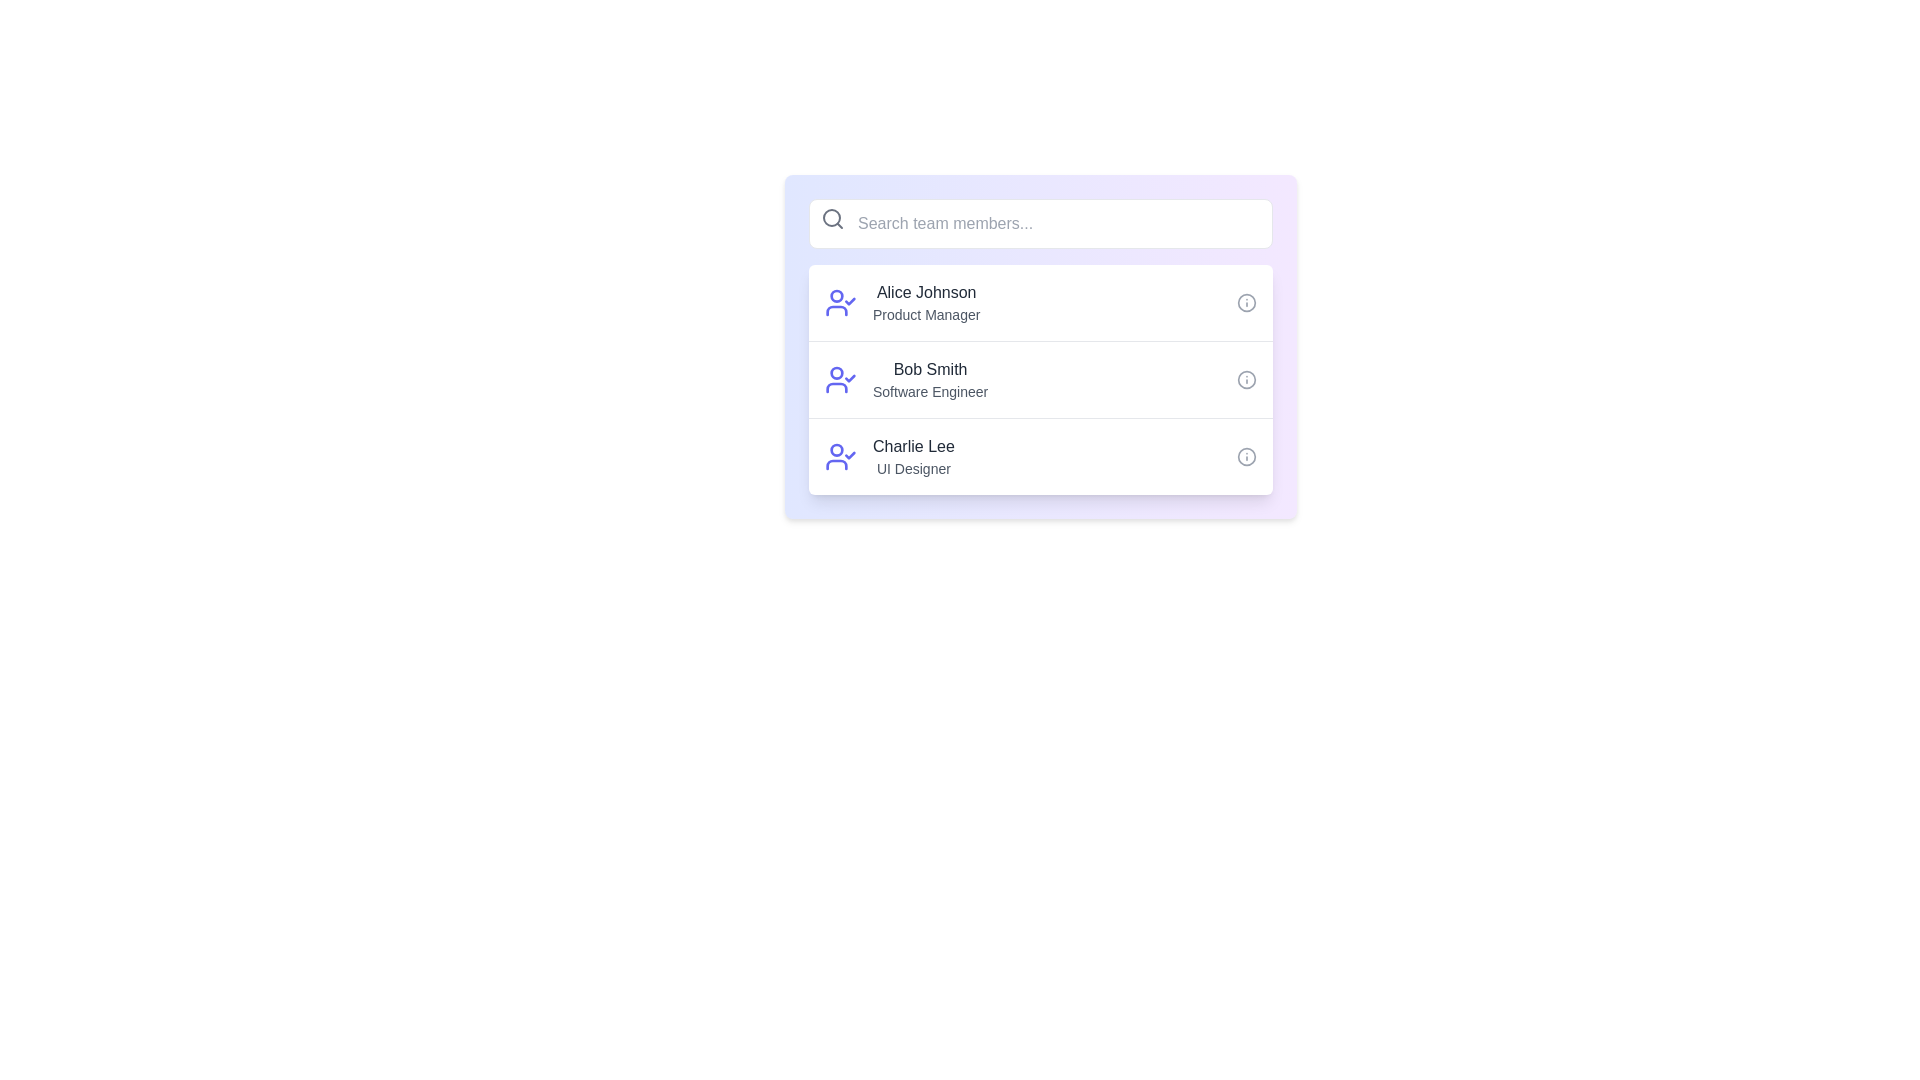 This screenshot has width=1920, height=1080. I want to click on static text displaying the name of the team member, which is the first line of text within the third entry in the list of team members, located below 'Bob Smith, Software Engineer', so click(912, 446).